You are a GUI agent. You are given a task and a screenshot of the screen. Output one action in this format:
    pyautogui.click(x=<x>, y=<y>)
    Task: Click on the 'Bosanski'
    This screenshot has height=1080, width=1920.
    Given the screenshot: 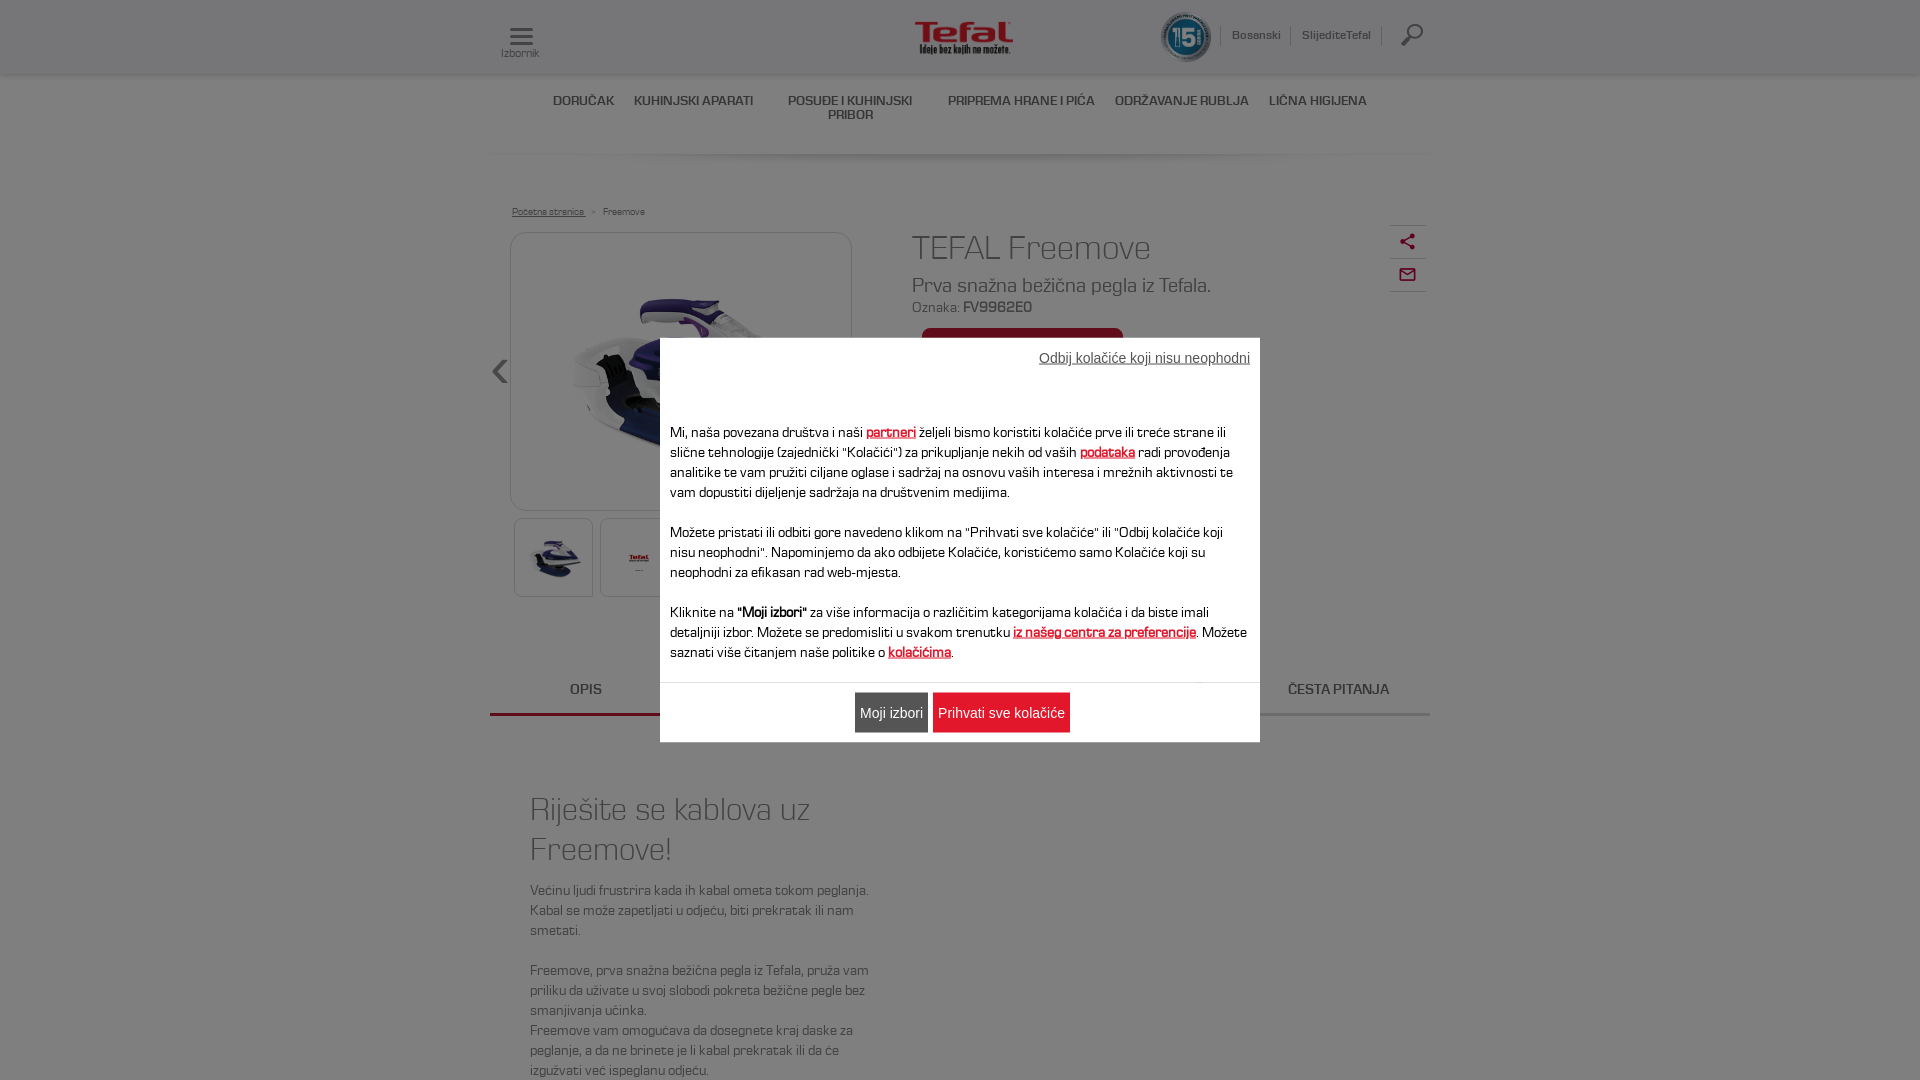 What is the action you would take?
    pyautogui.click(x=1255, y=34)
    